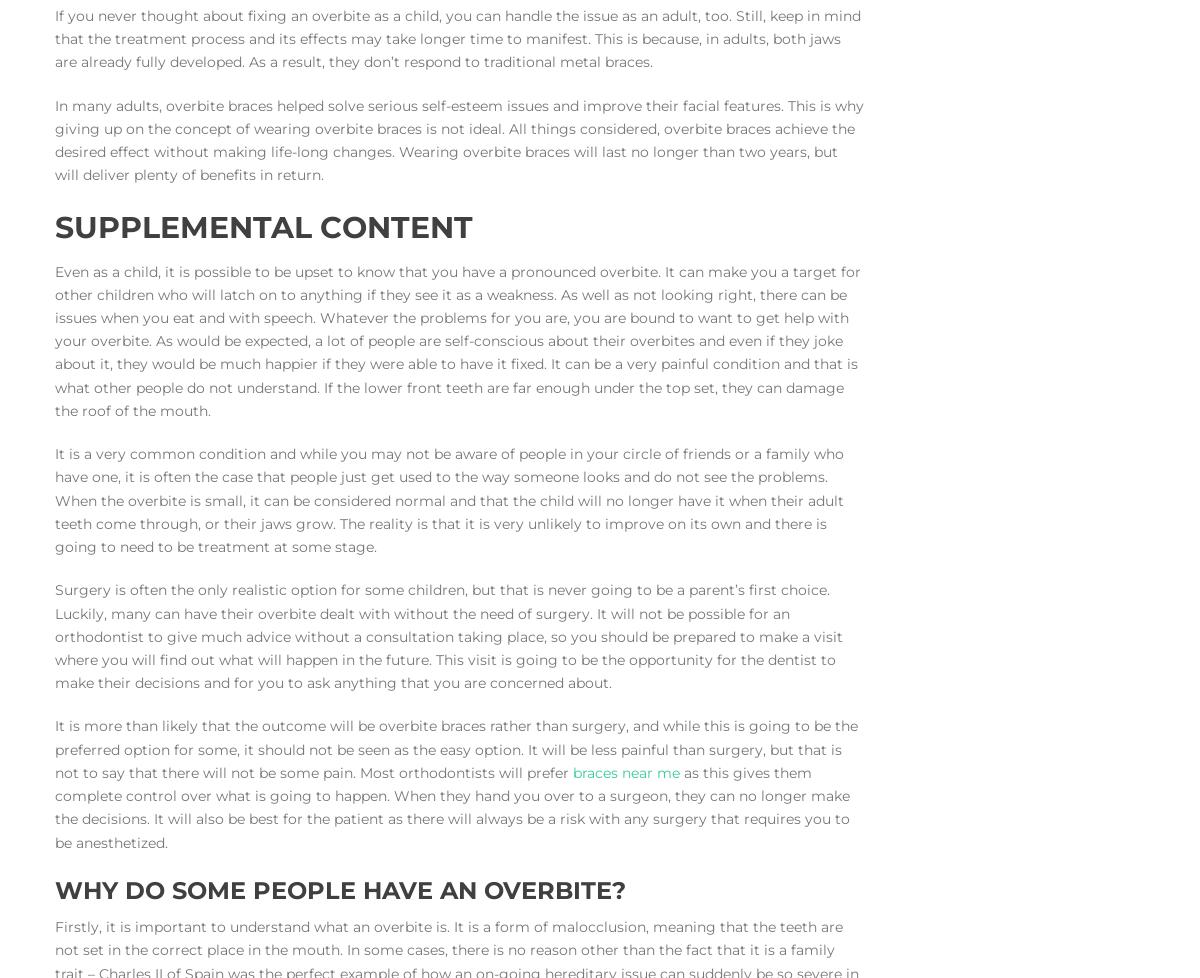 The image size is (1200, 978). I want to click on 'It is a very common condition and while you may not be aware of people in your circle of friends or a family who have one, it is often the case that people just get used to the way someone looks and do not see the problems. When the overbite is small, it can be considered normal and that the child will no longer have it when their adult teeth come through, or their jaws grow. The reality is that it is very unlikely to improve on its own and there is going to need to be treatment at some stage.', so click(449, 500).